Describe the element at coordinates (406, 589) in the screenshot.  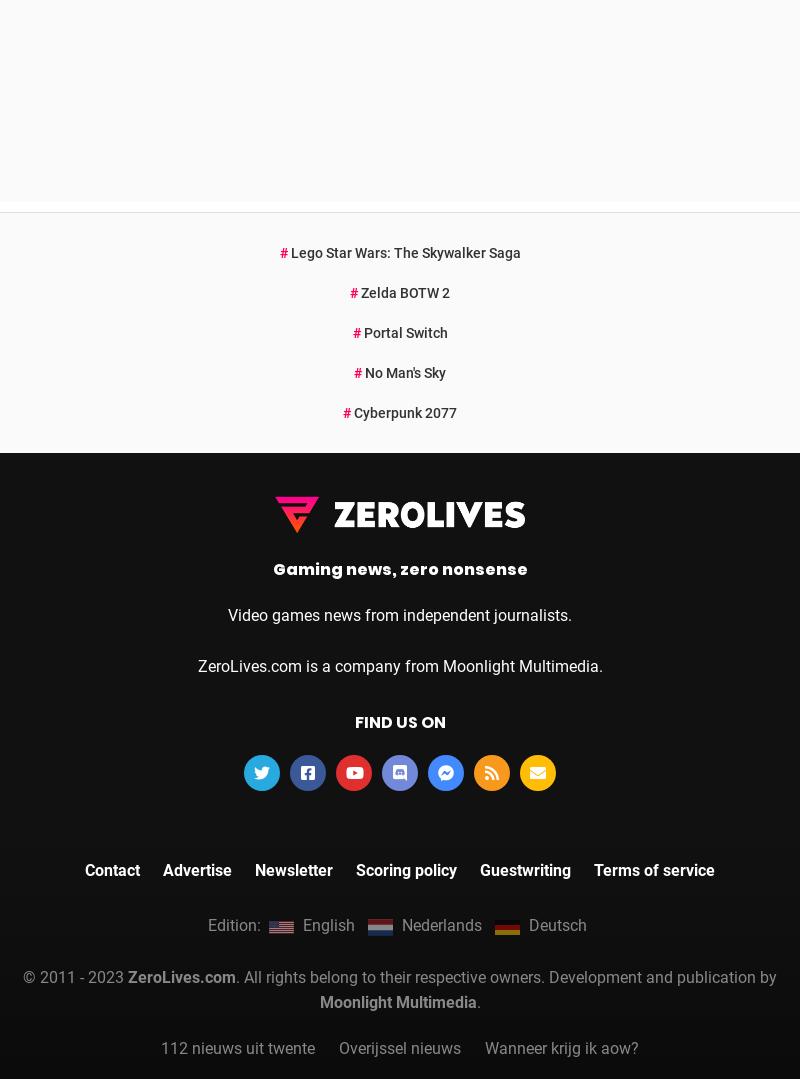
I see `'Scoring policy'` at that location.